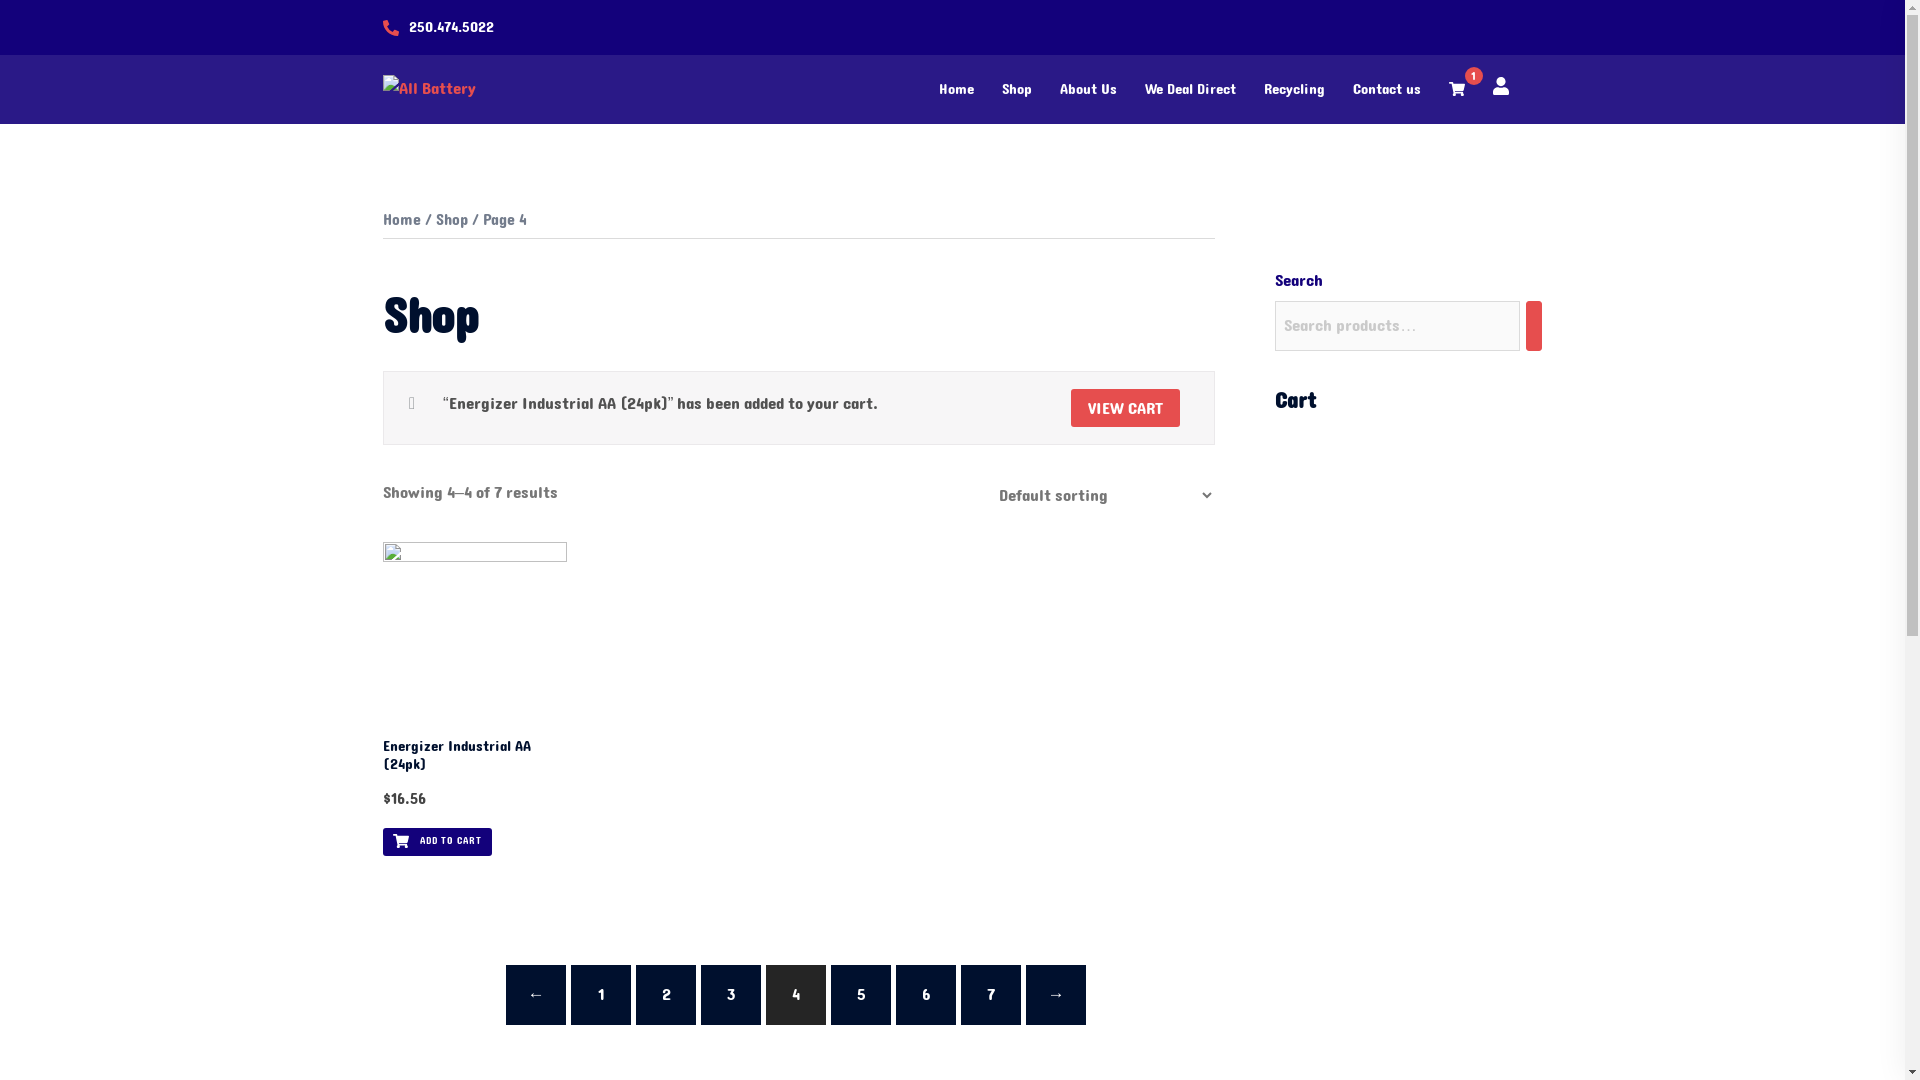 The width and height of the screenshot is (1920, 1080). I want to click on '7', so click(990, 995).